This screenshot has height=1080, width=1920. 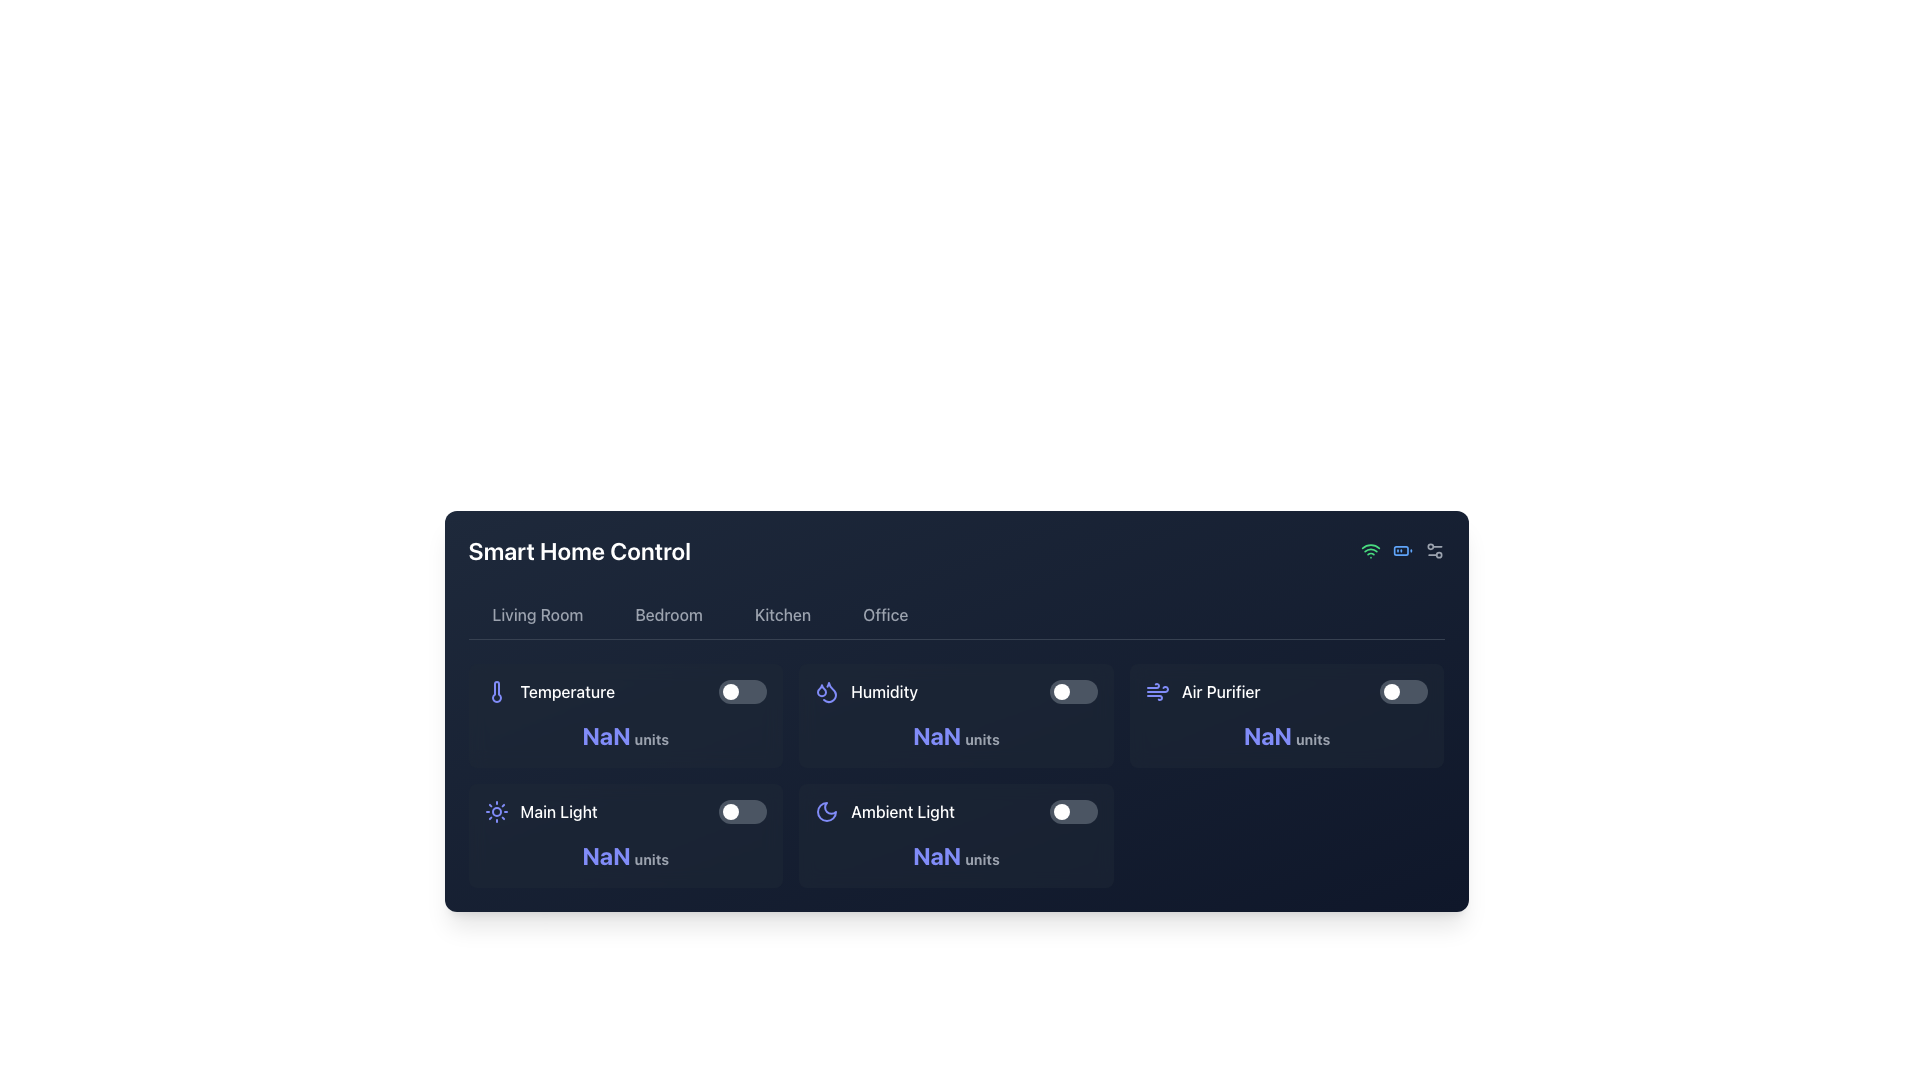 What do you see at coordinates (1072, 690) in the screenshot?
I see `the toggle switch for the 'Humidity' functionality, located to the right of the 'Humidity' label` at bounding box center [1072, 690].